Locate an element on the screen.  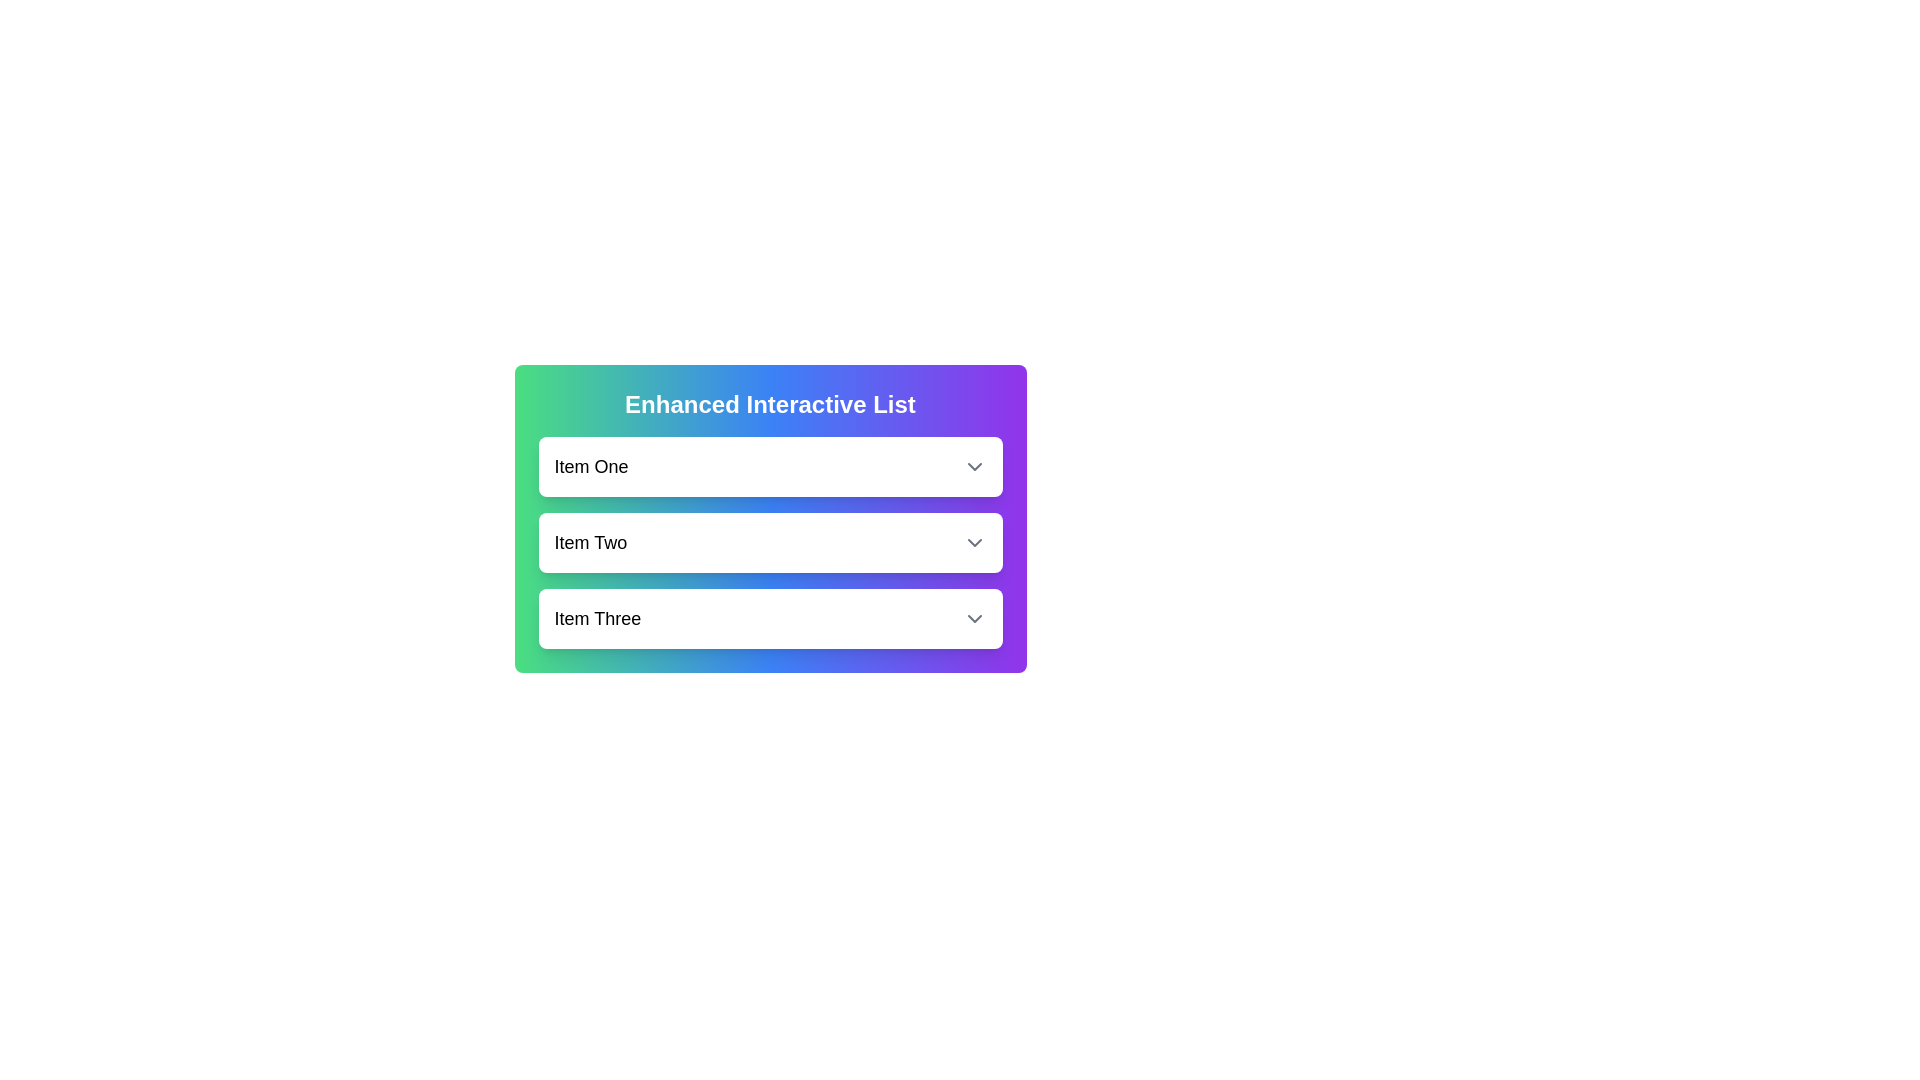
the downward-facing chevron icon next to 'Item Two' in the dropdown menu is located at coordinates (974, 543).